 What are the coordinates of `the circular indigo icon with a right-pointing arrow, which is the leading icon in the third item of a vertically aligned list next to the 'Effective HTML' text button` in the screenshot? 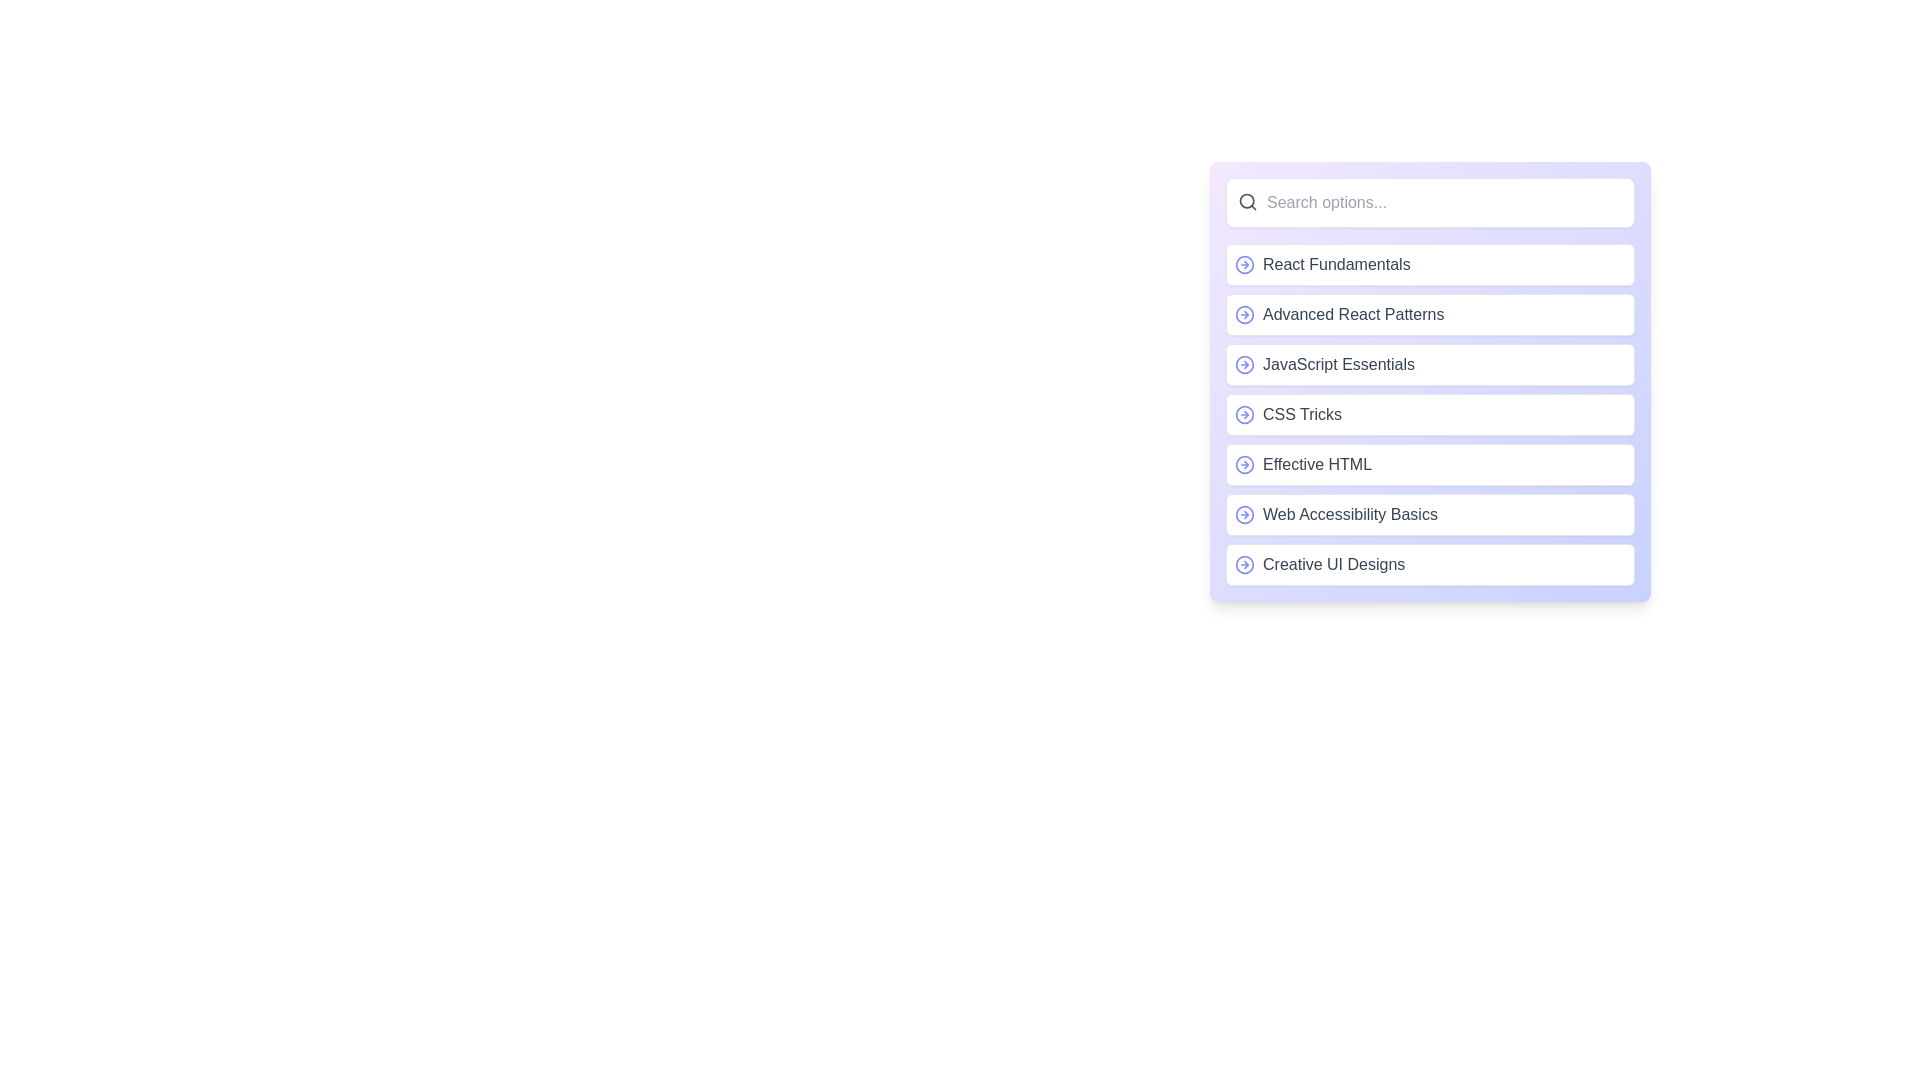 It's located at (1243, 465).